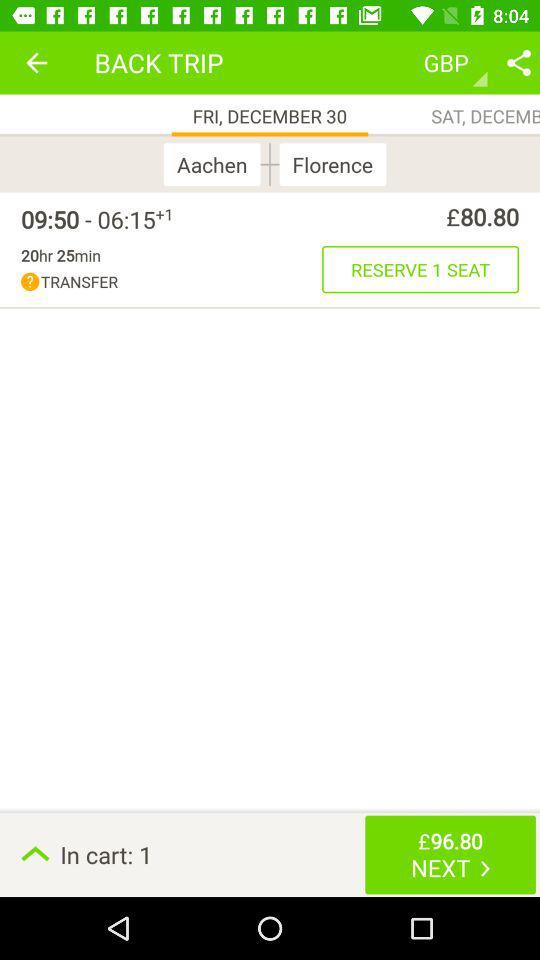 The height and width of the screenshot is (960, 540). I want to click on the icon below the fri, december 30 item, so click(270, 163).